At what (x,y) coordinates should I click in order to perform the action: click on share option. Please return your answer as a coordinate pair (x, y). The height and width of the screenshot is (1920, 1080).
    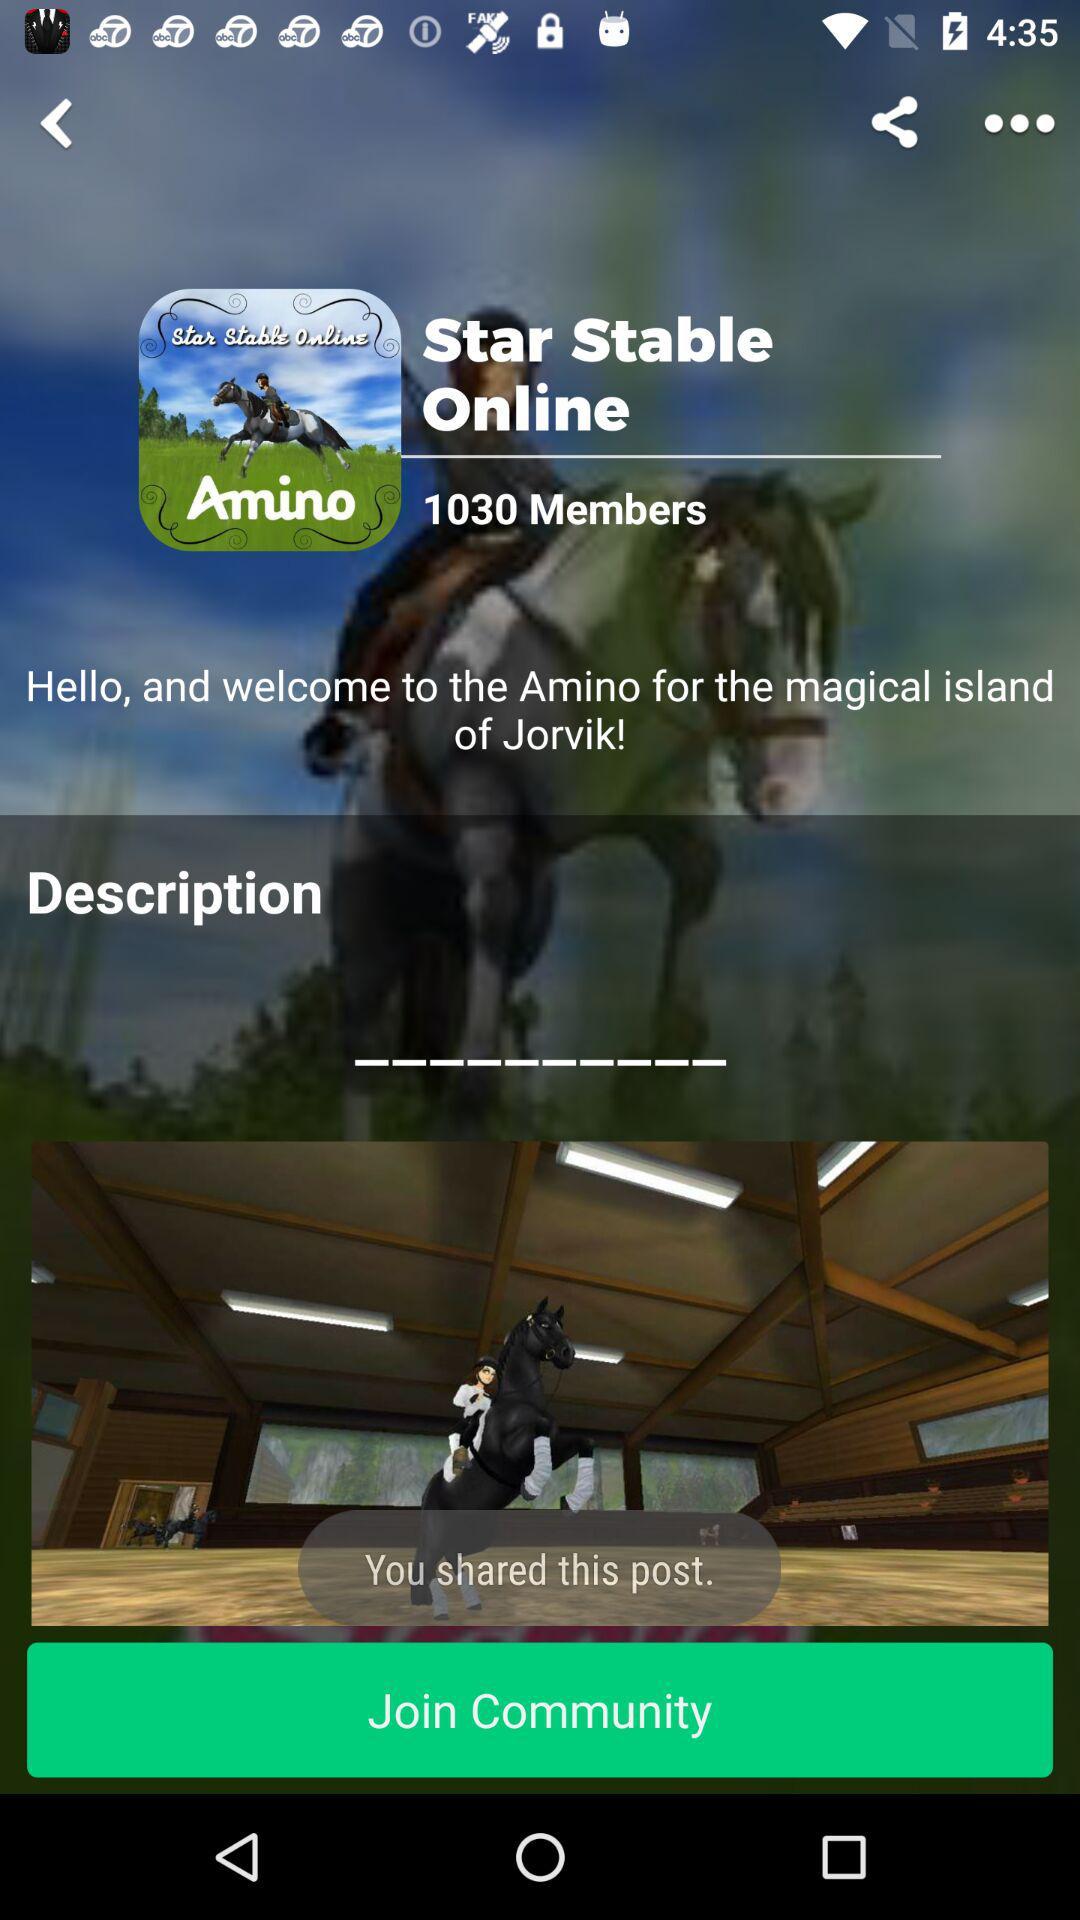
    Looking at the image, I should click on (897, 122).